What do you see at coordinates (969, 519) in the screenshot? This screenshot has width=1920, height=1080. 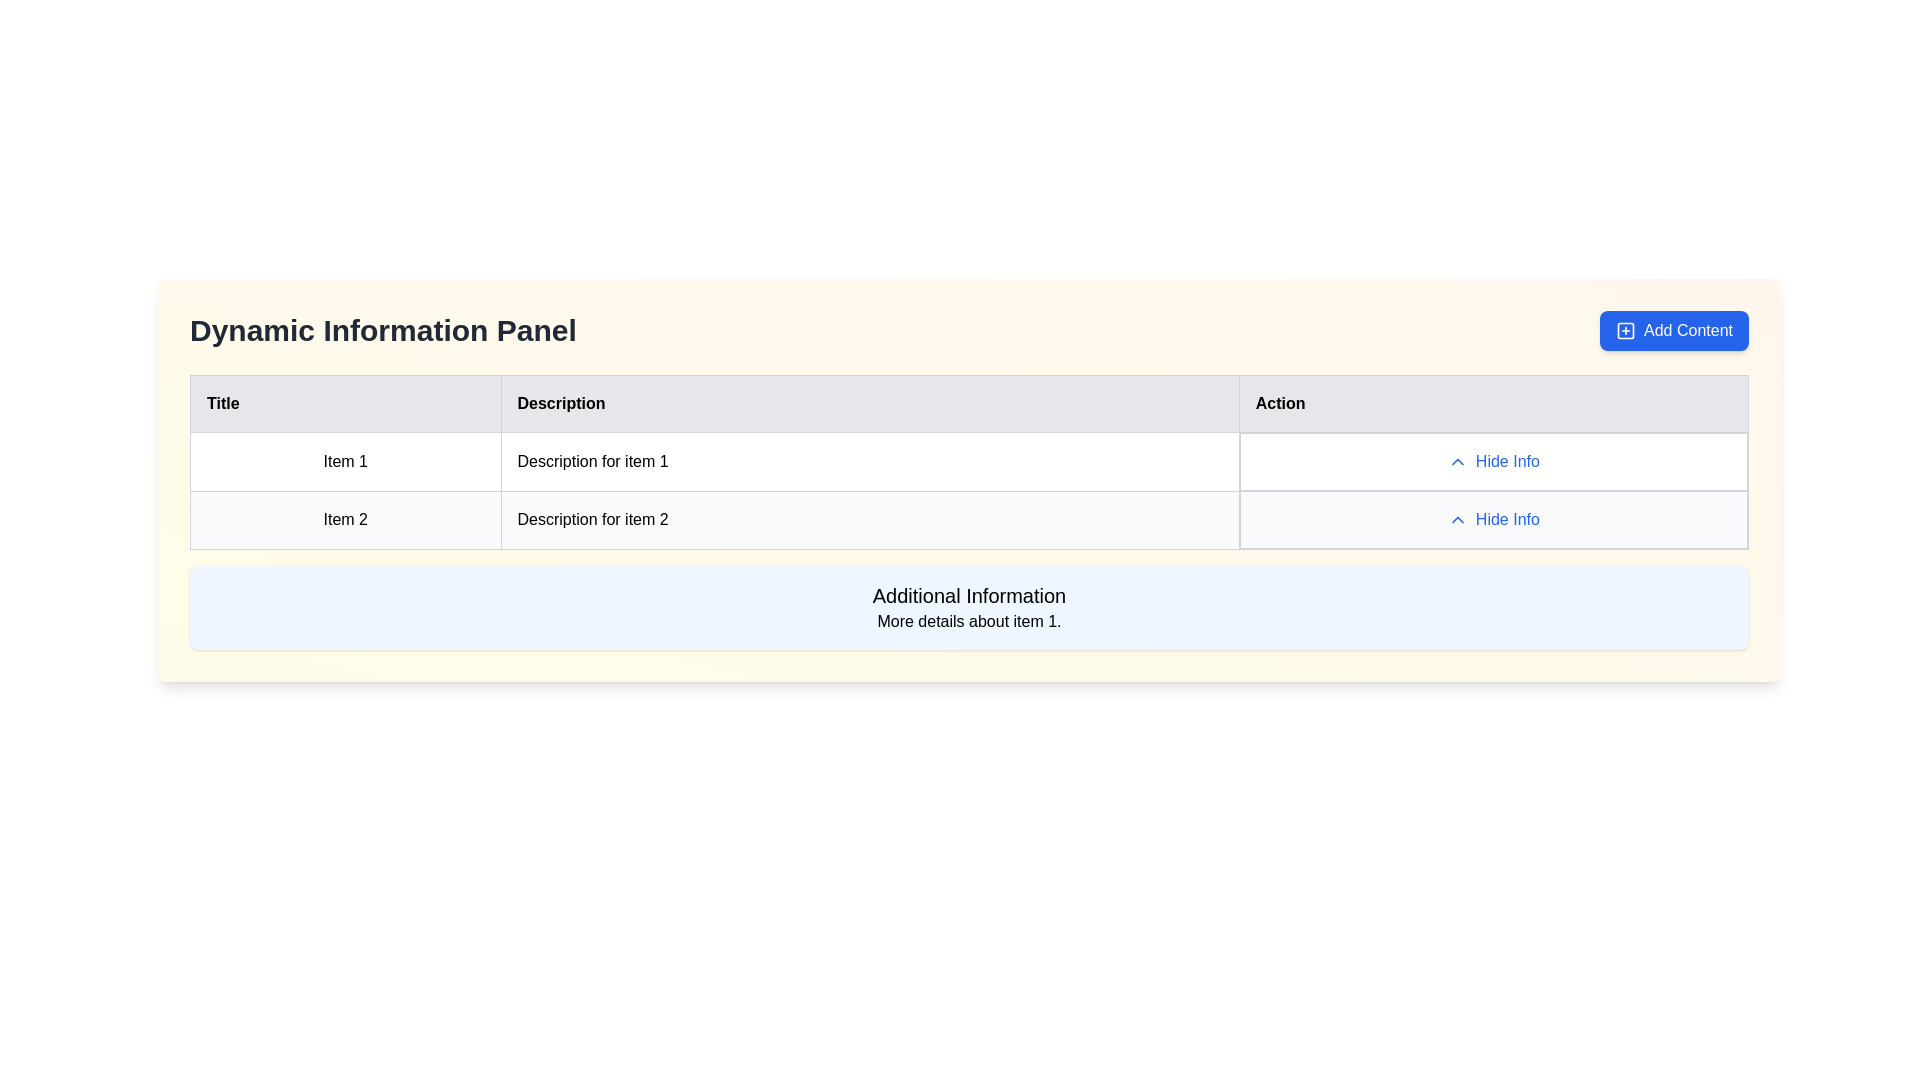 I see `the 'Hide Info' link in the second row of the data table` at bounding box center [969, 519].